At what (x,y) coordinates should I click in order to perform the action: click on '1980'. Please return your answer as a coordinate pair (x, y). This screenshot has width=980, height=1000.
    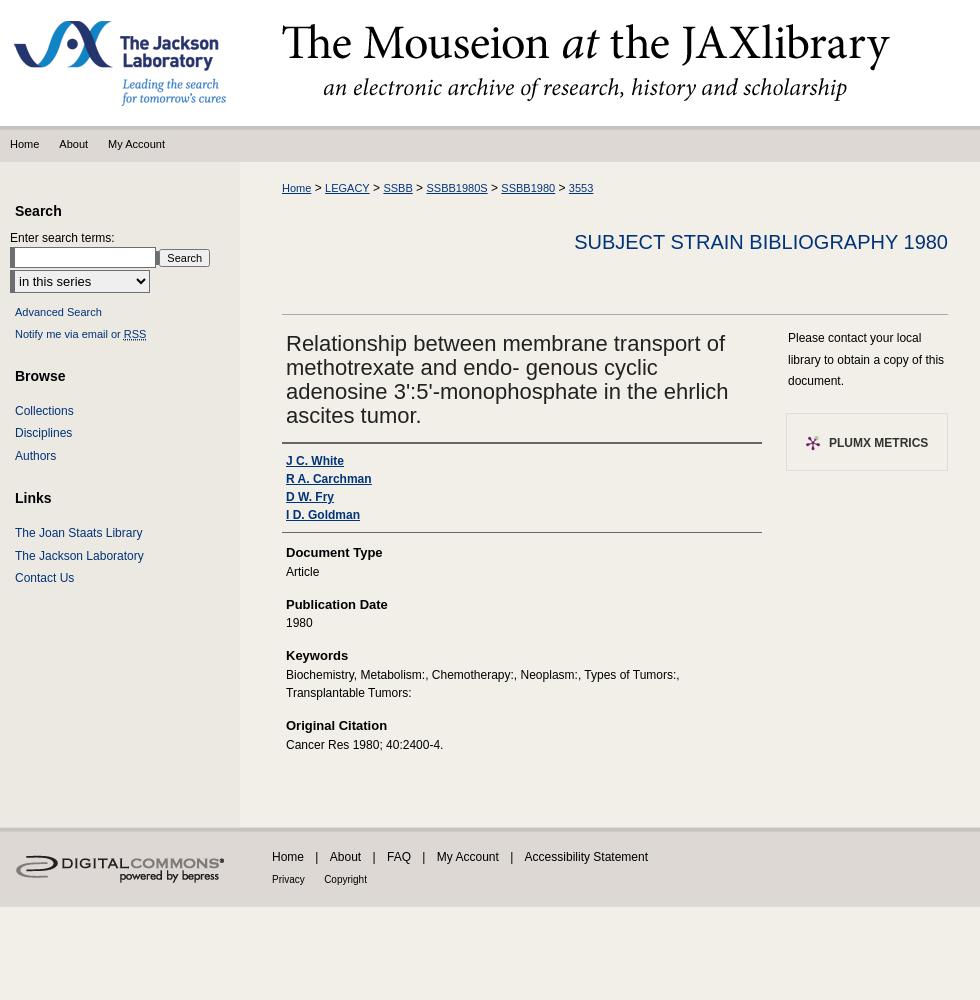
    Looking at the image, I should click on (298, 622).